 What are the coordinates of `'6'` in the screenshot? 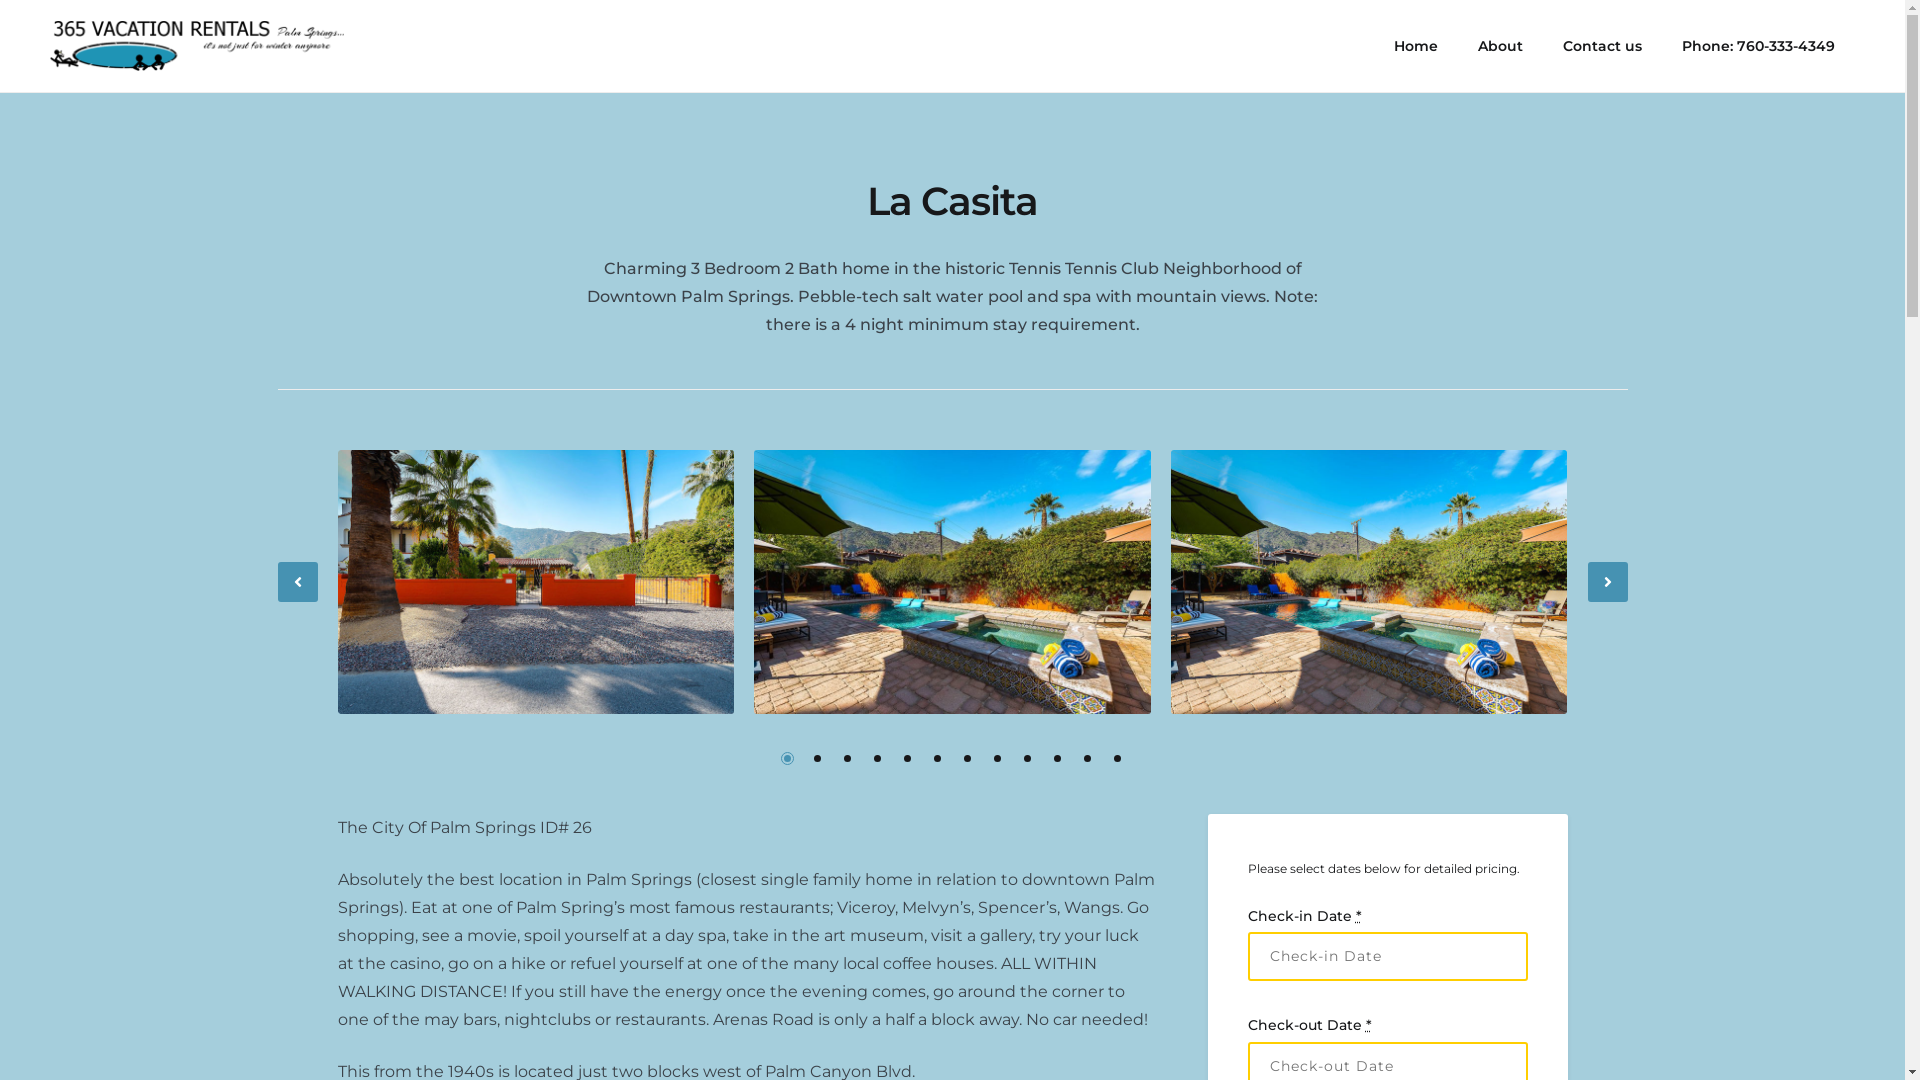 It's located at (936, 758).